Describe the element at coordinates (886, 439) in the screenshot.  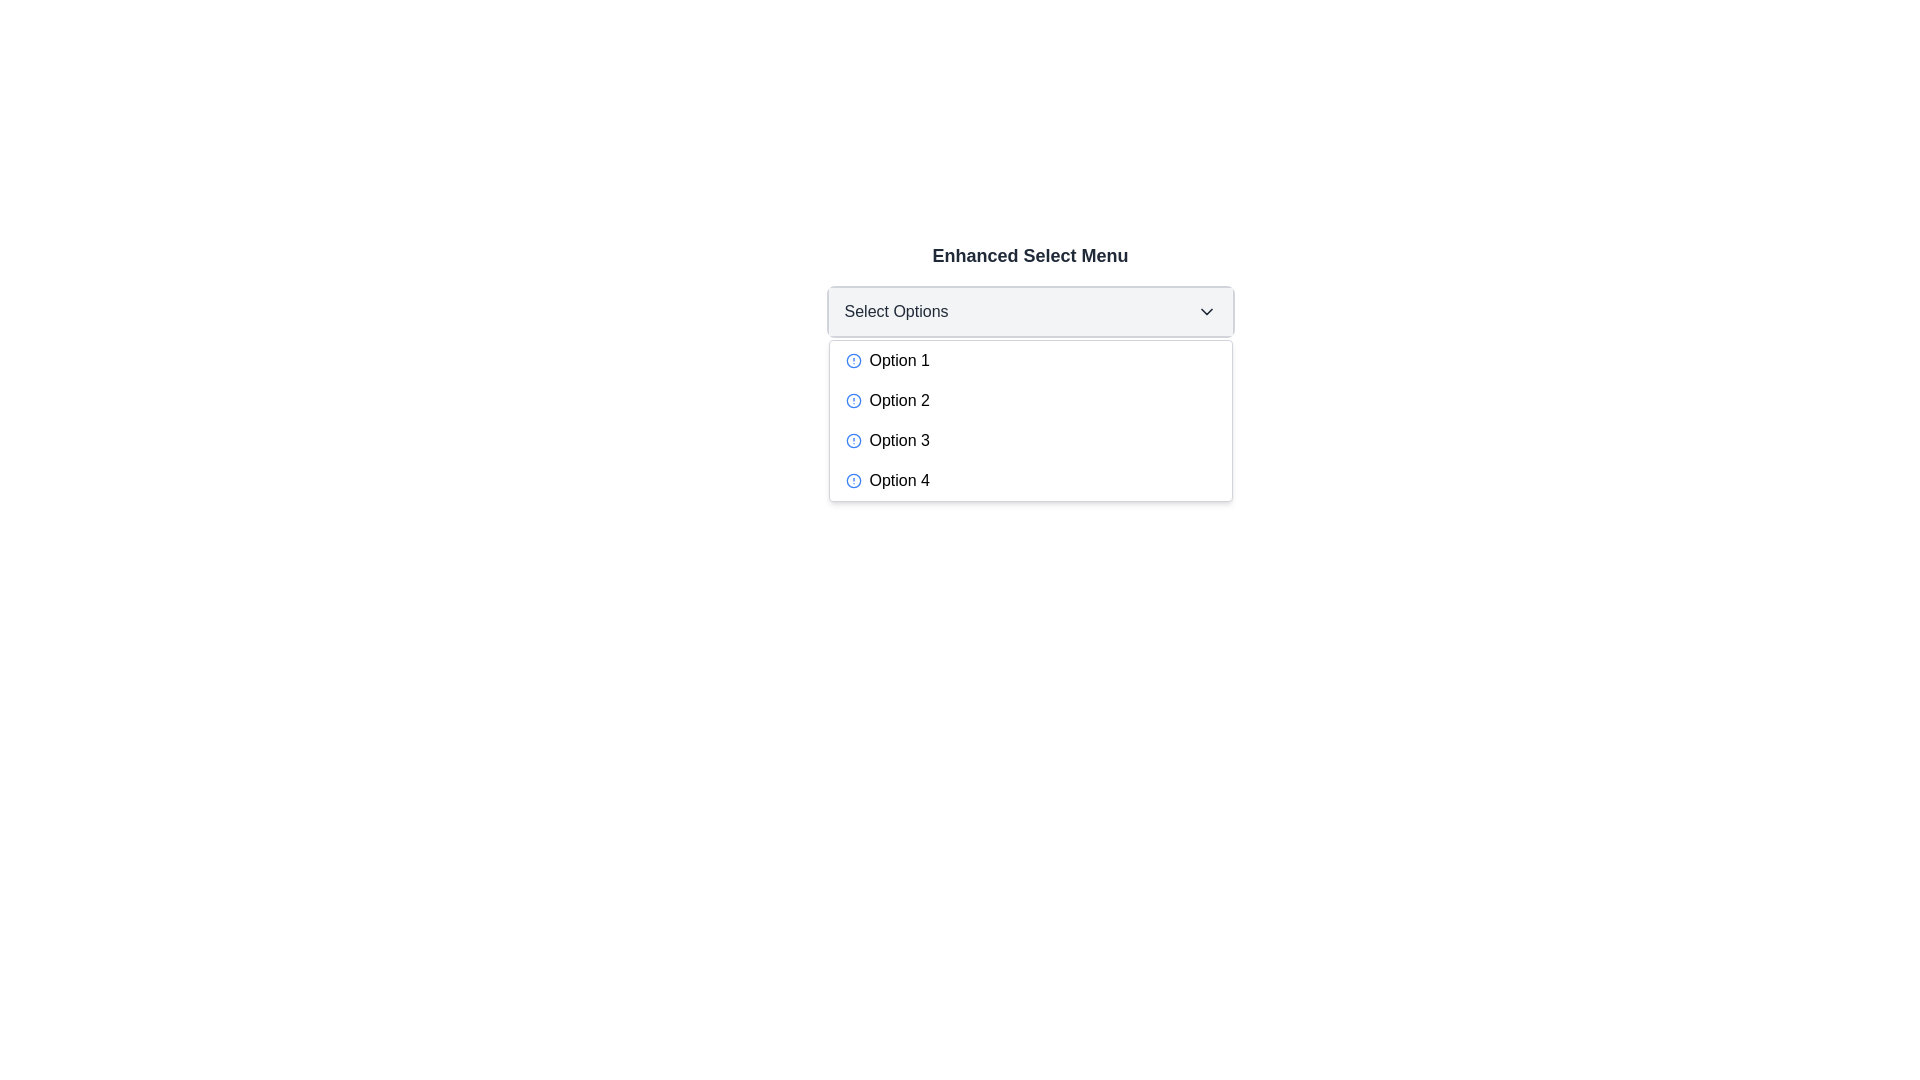
I see `the menu option labeled 'Option 3' with a blue circular icon and an exclamation mark` at that location.